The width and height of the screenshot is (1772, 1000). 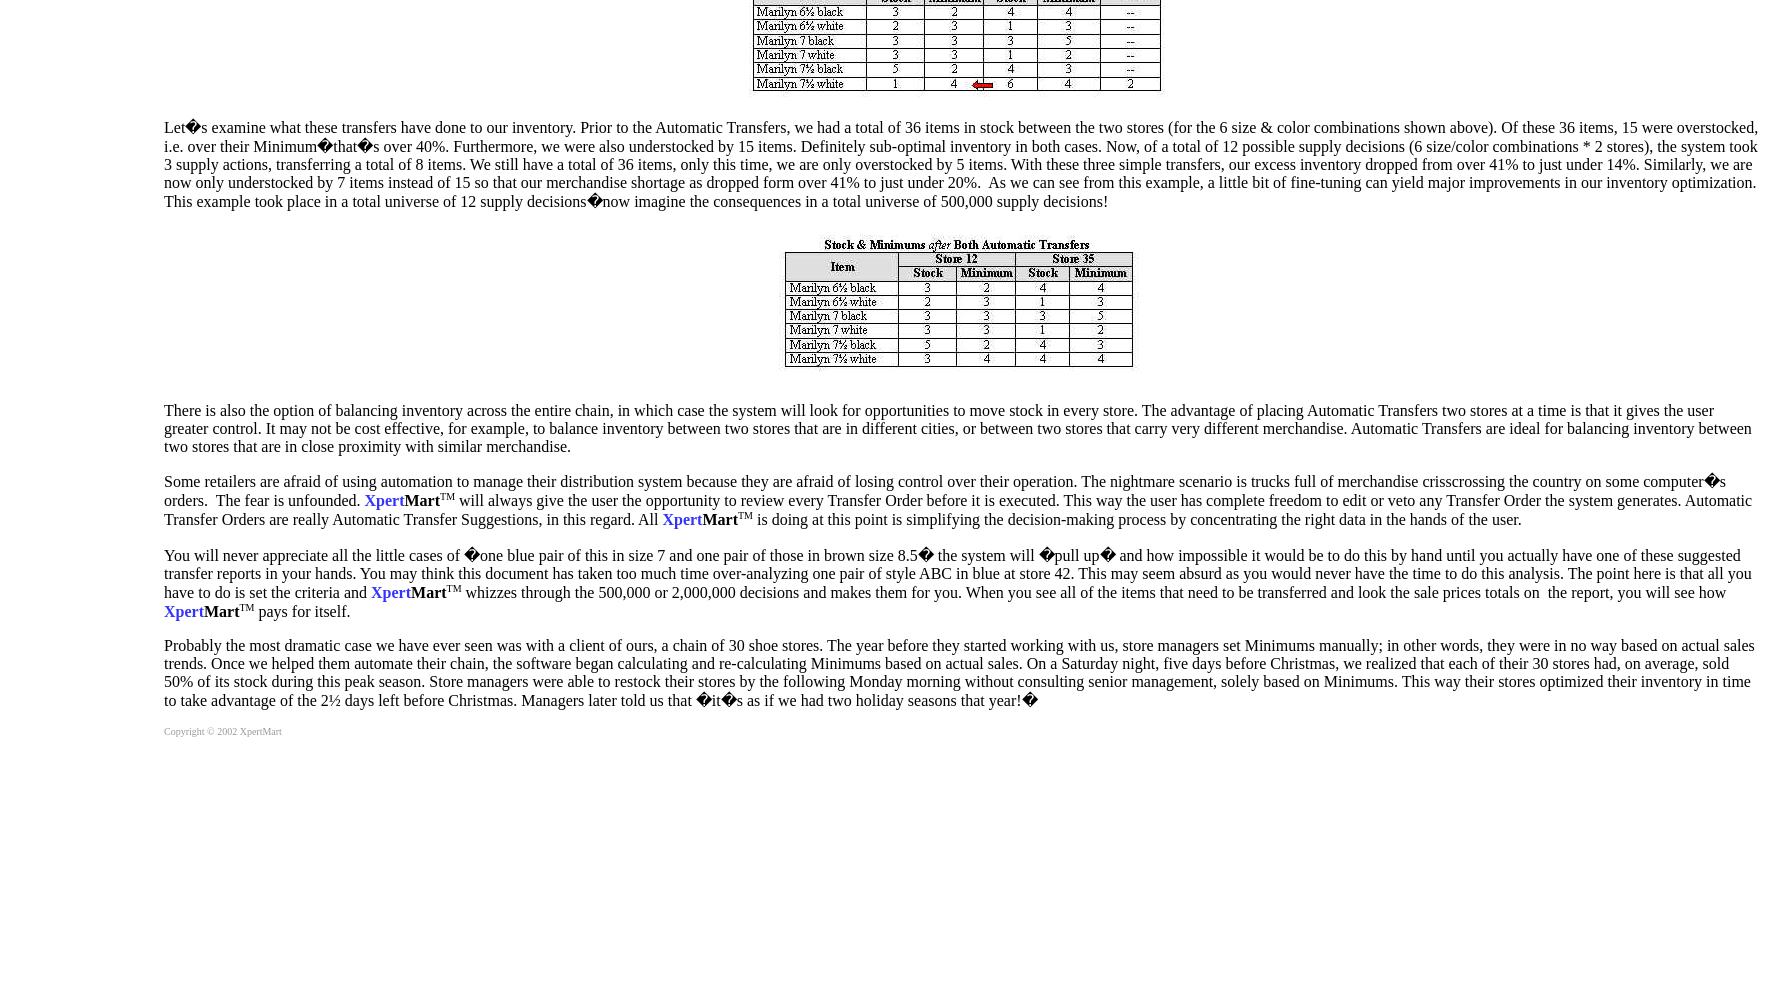 What do you see at coordinates (959, 164) in the screenshot?
I see `'Let�s examine what these transfers have done to our inventory. Prior
to the Automatic Transfers, we had a total of 36 items in stock between
the two stores (for the 6 size & color combinations shown above). Of
these 36 items, 15 were overstocked, i.e. over their Minimum�that�s over
40%. Furthermore, we were also understocked by 15 items. Definitely sub-optimal
inventory in both cases. Now, of a total of 12 possible supply decisions
(6 size/color combinations * 2 stores), the system took 3 supply actions,
transferring a total of 8 items. We still have a total of 36 items, only
this time, we are only overstocked by 5 items. With these three simple
transfers, our excess inventory dropped from over 41% to just under 14%.
Similarly, we are now only understocked by 7 items instead of 15 so that
our merchandise shortage as dropped form over 41% to just under 20%. 
As we can see from this example, a little bit of fine-tuning can yield
major improvements in our inventory optimization. This example took place
in a total universe of 12 supply decisions�now imagine the consequences
in a total universe of 500,000 supply decisions!'` at bounding box center [959, 164].